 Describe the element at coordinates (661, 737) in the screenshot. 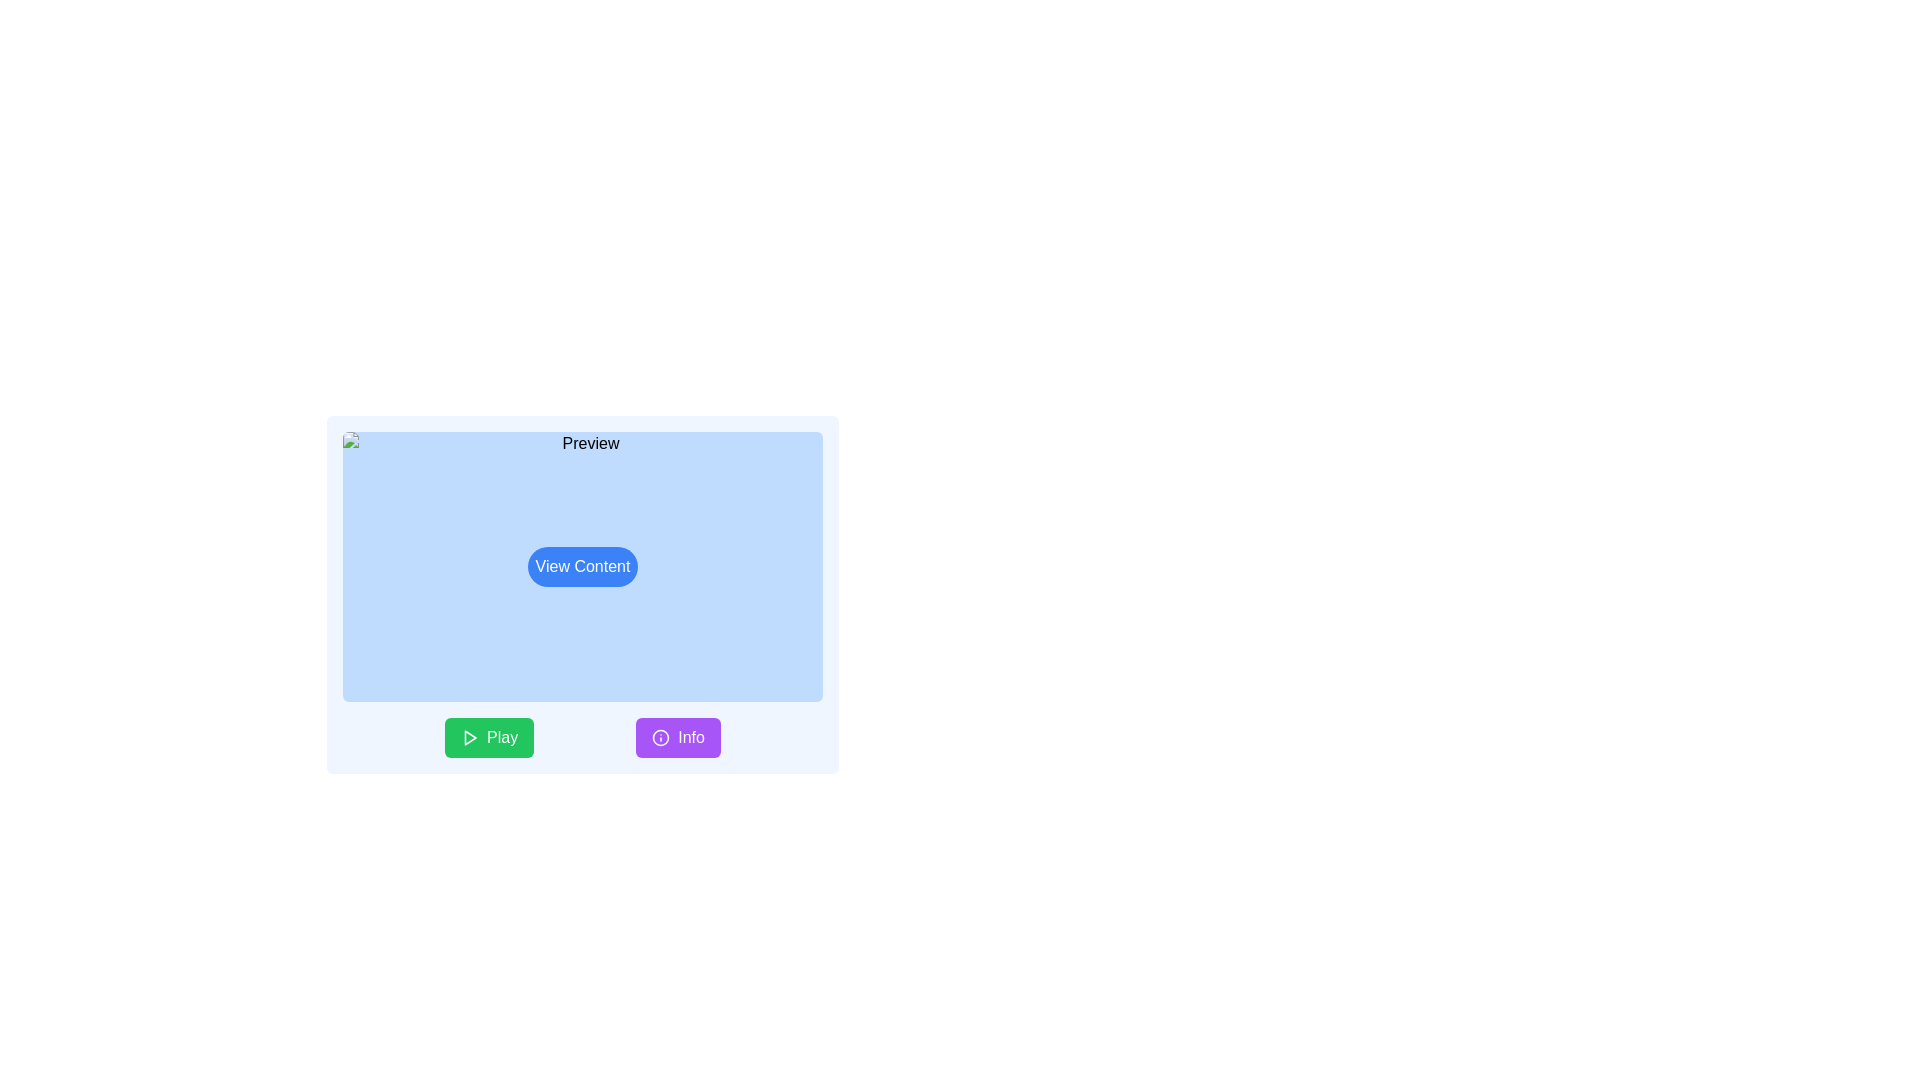

I see `the circular graphic element that represents an 'Info' symbol, located on the right side of the purple button labeled 'Info'` at that location.